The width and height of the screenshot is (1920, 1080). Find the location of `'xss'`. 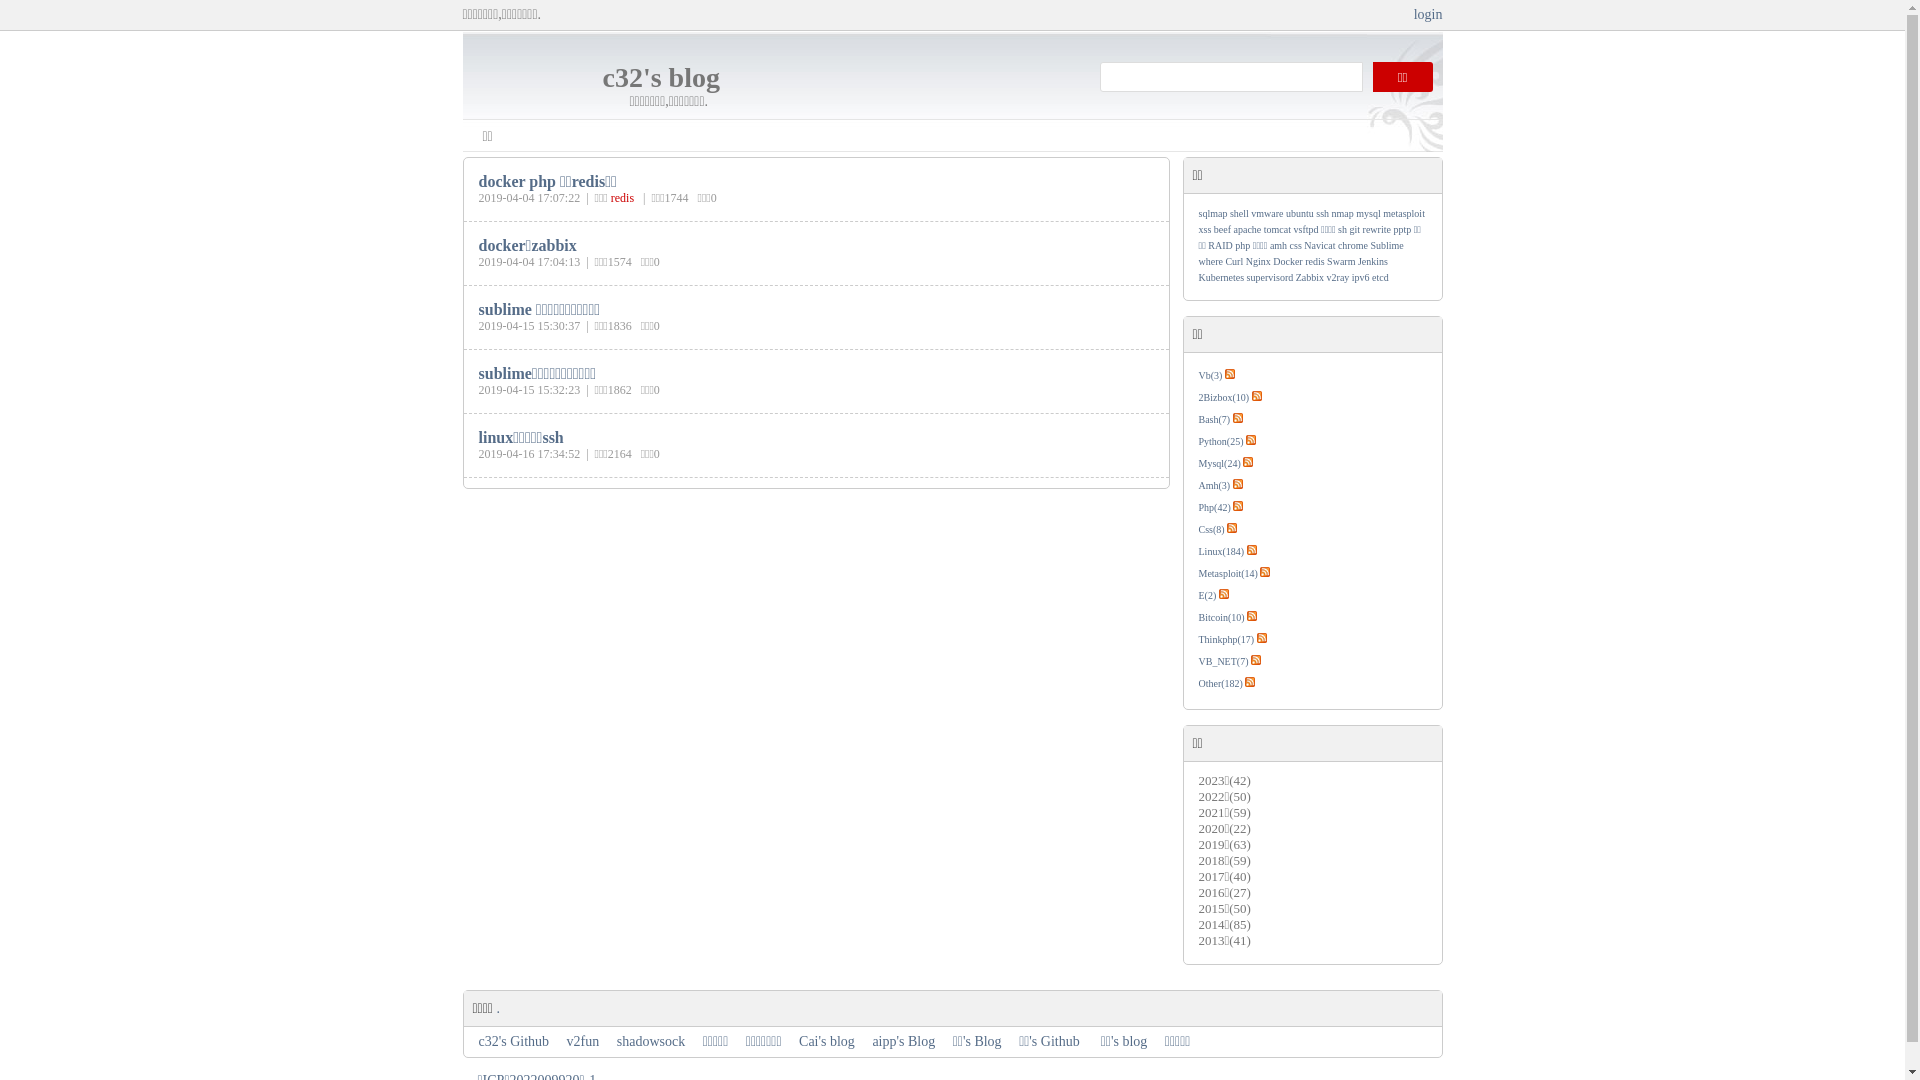

'xss' is located at coordinates (1203, 228).